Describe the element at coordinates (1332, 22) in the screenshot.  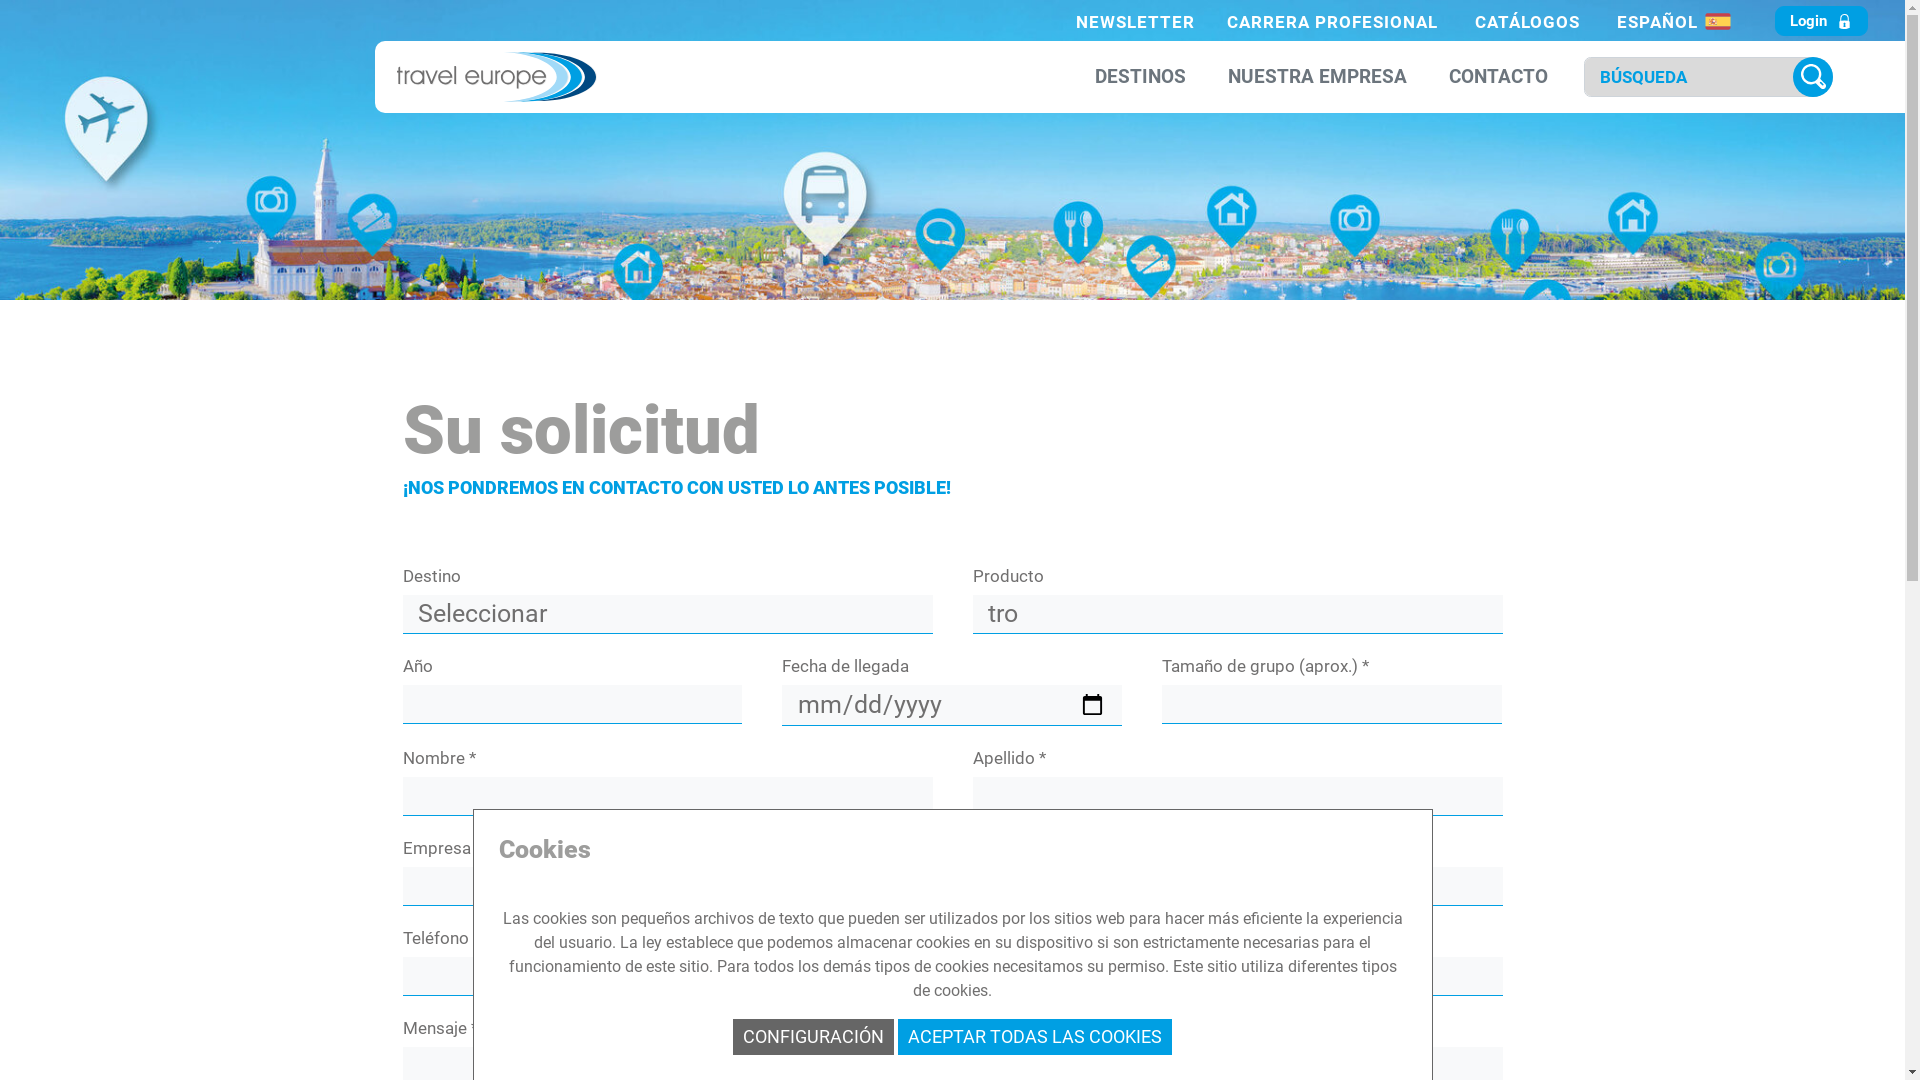
I see `'CARRERA PROFESIONAL'` at that location.